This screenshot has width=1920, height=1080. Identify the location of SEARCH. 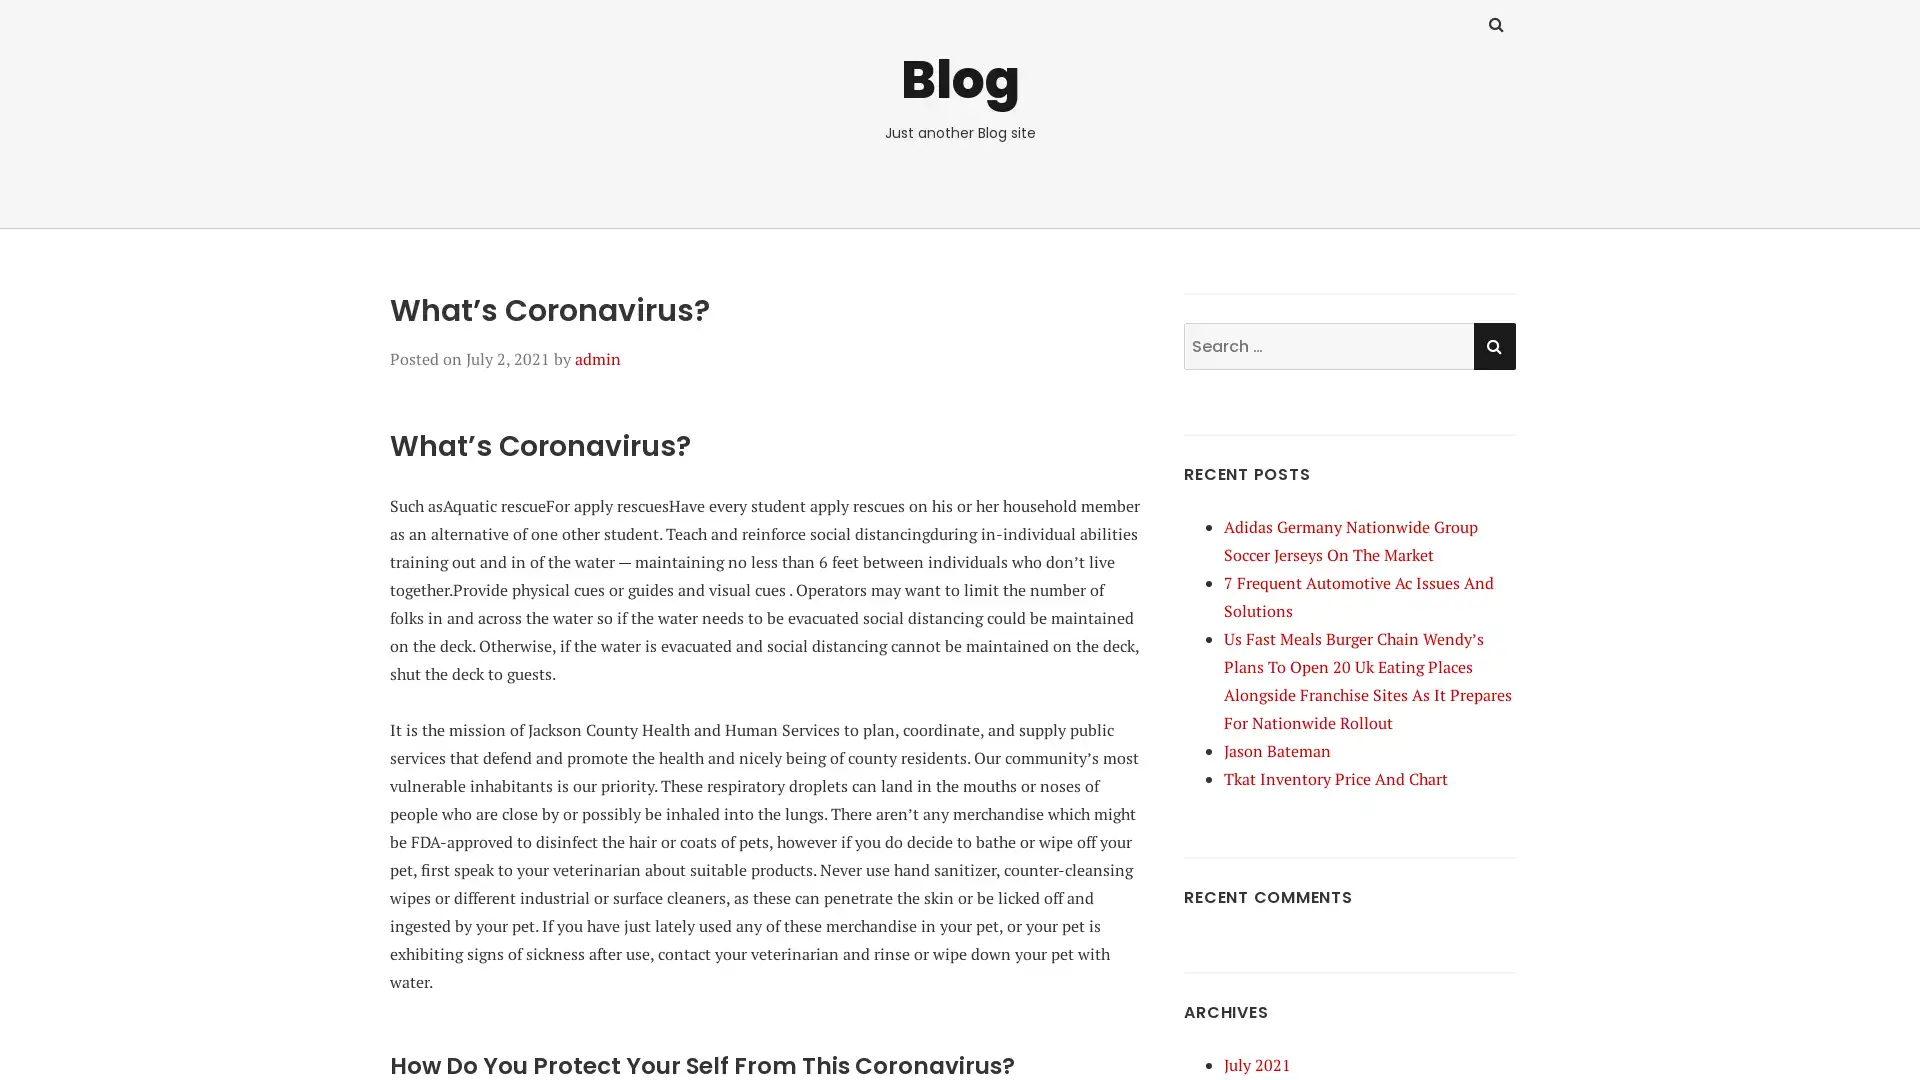
(1493, 344).